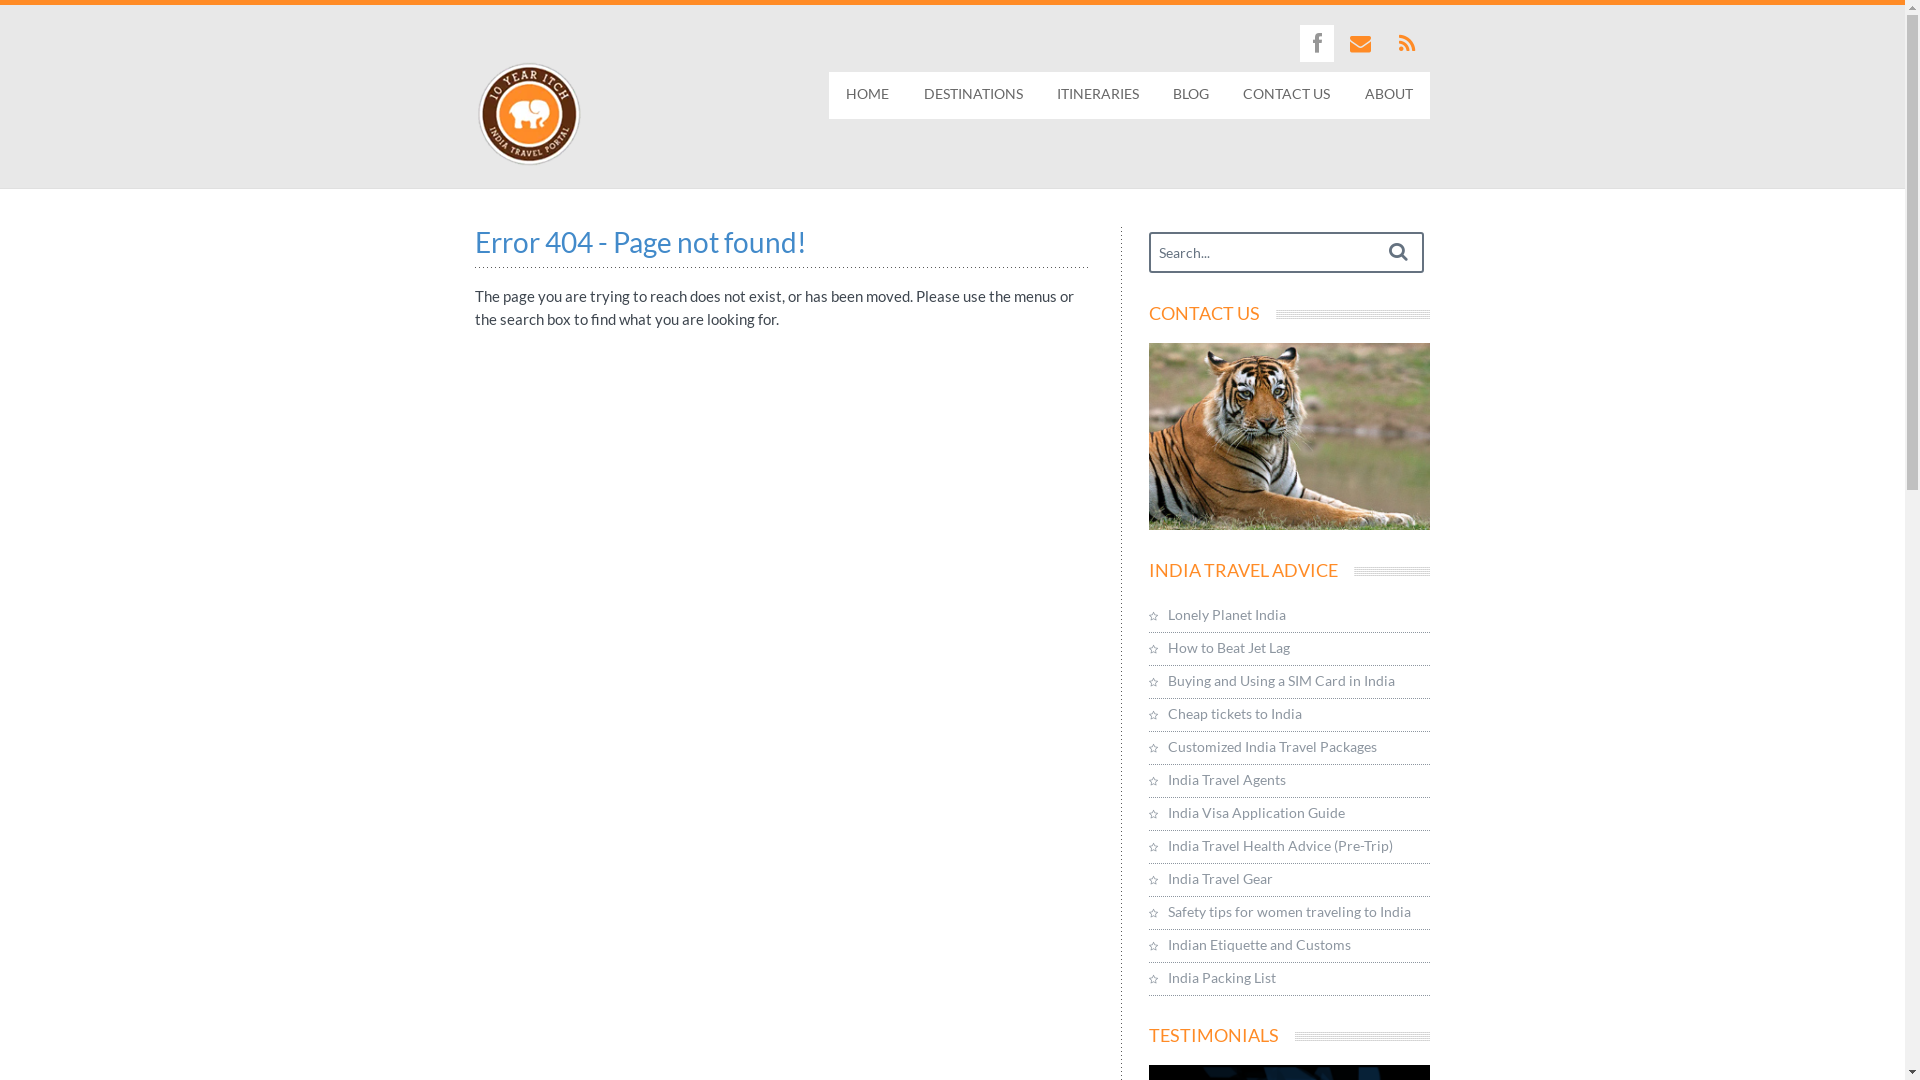  I want to click on 'India Packing List', so click(1289, 978).